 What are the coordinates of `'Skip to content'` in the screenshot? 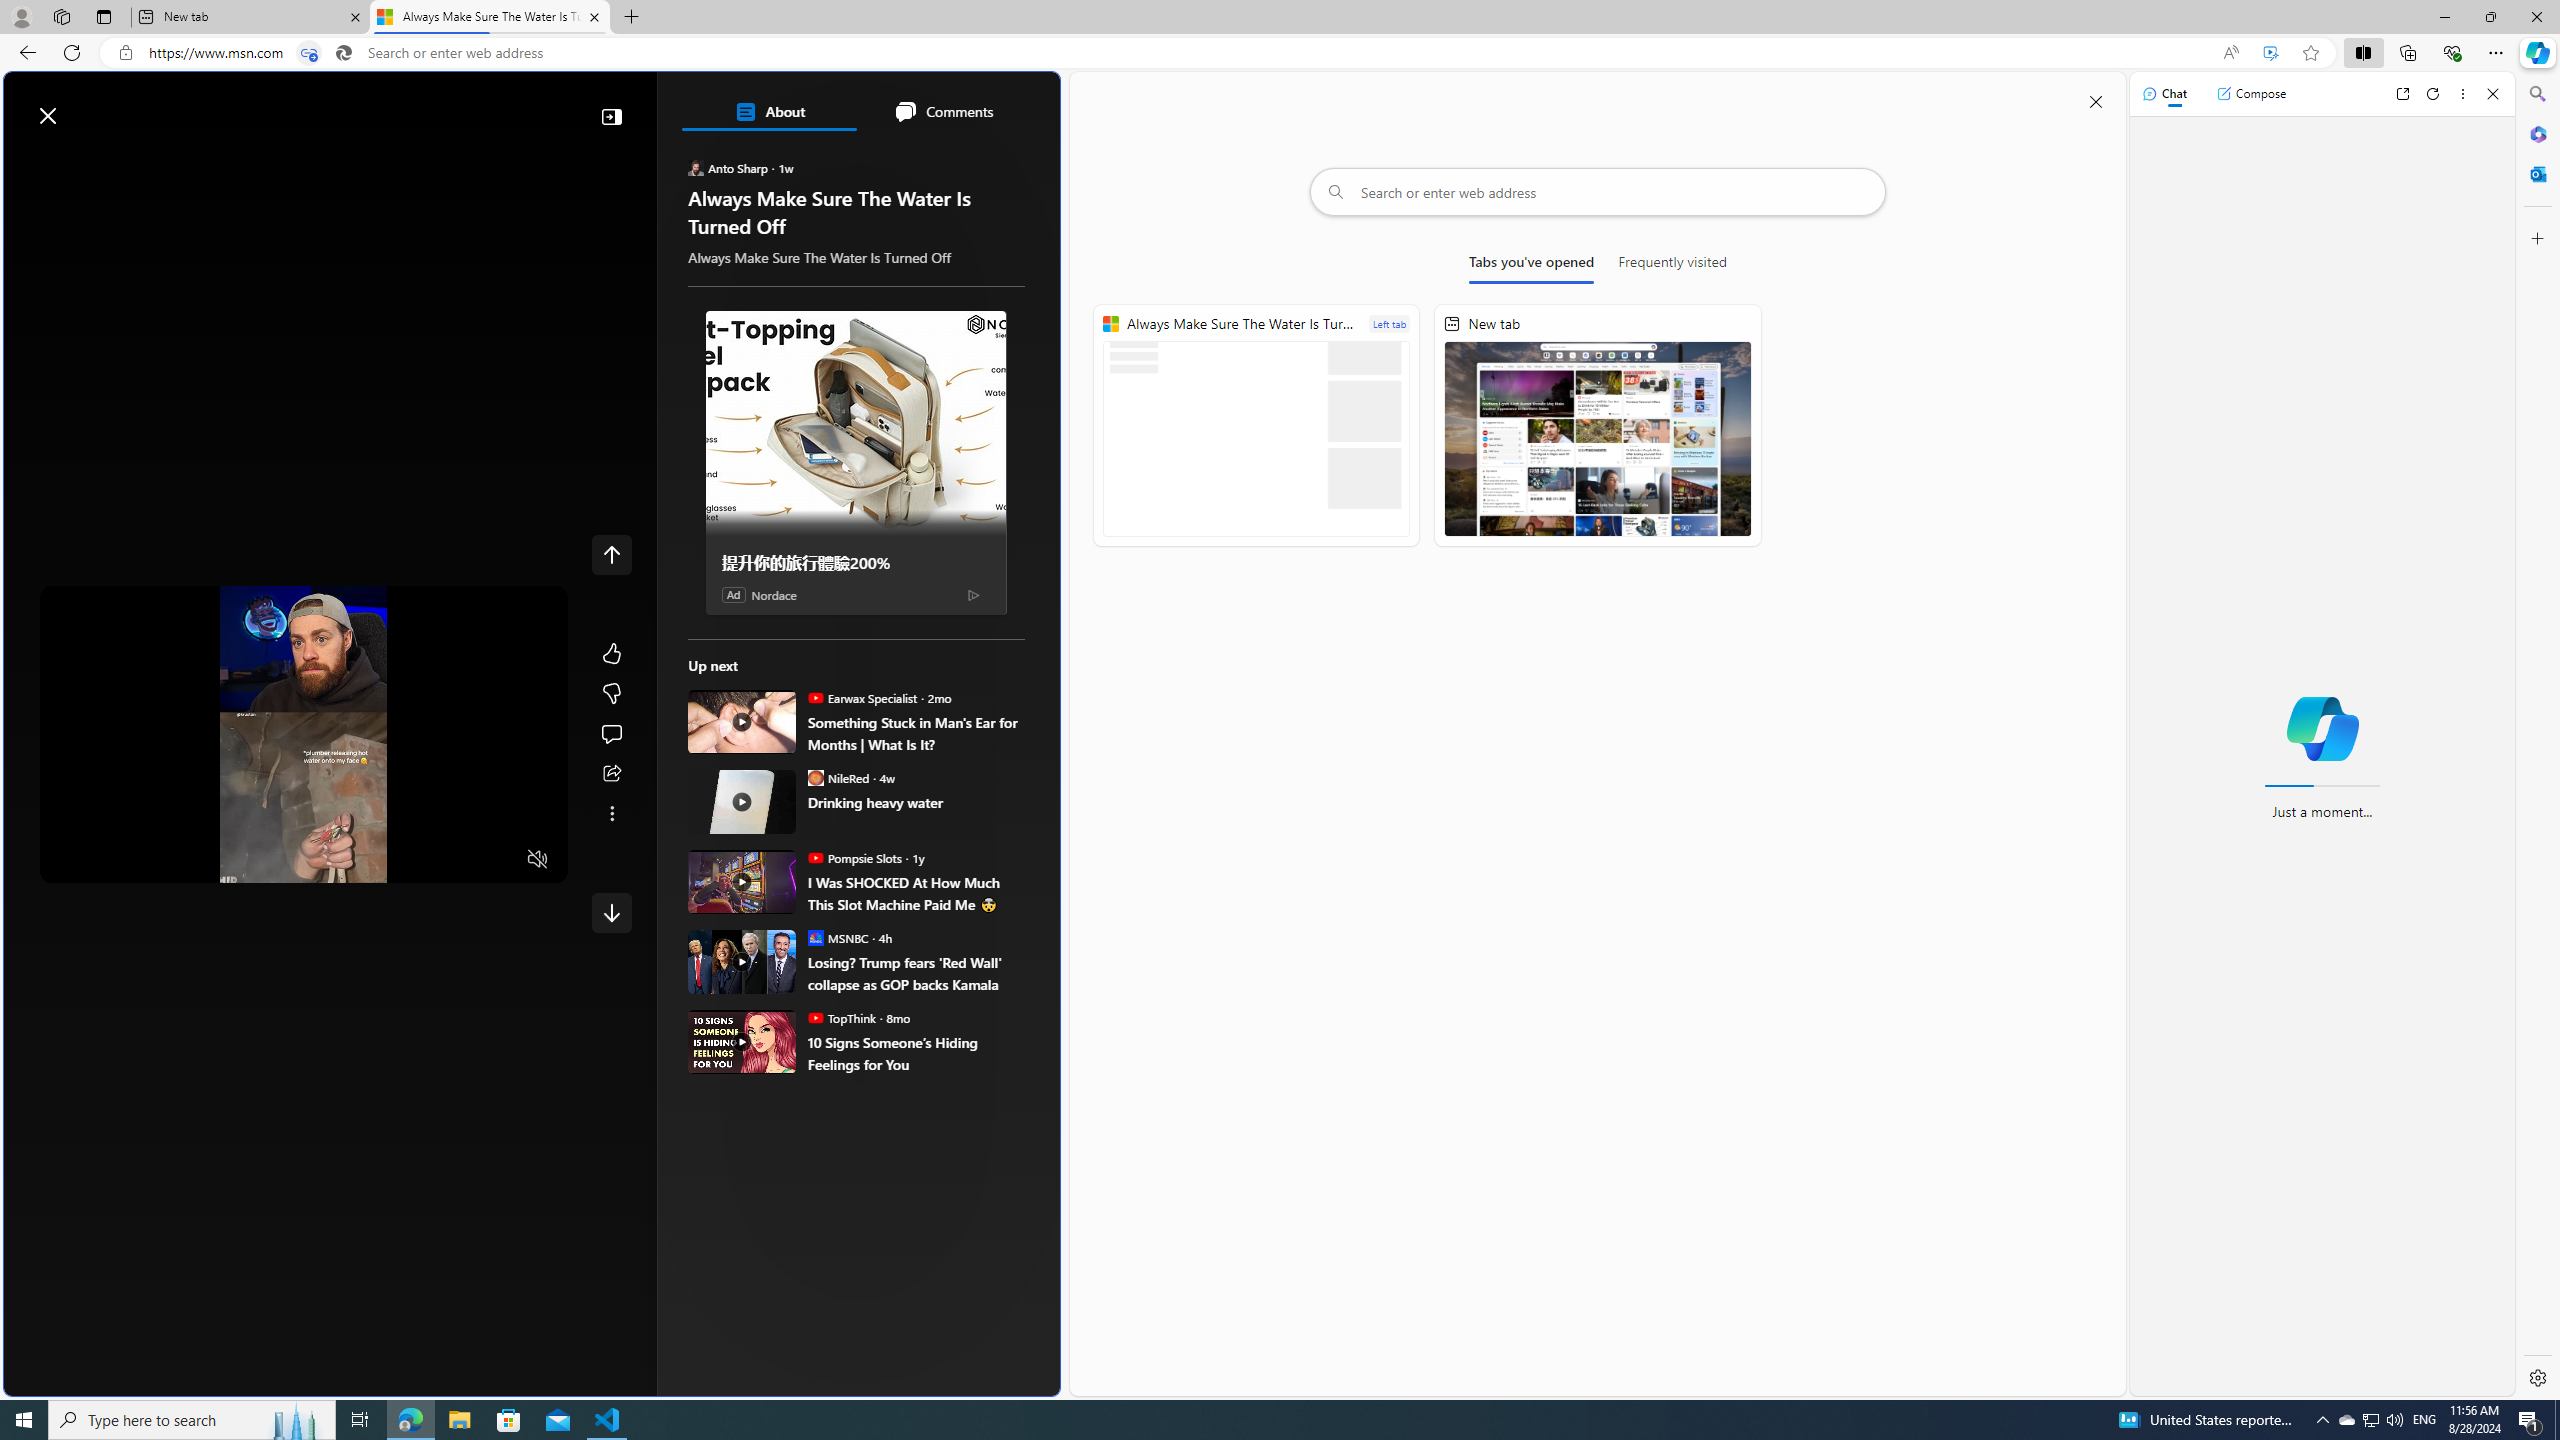 It's located at (86, 104).